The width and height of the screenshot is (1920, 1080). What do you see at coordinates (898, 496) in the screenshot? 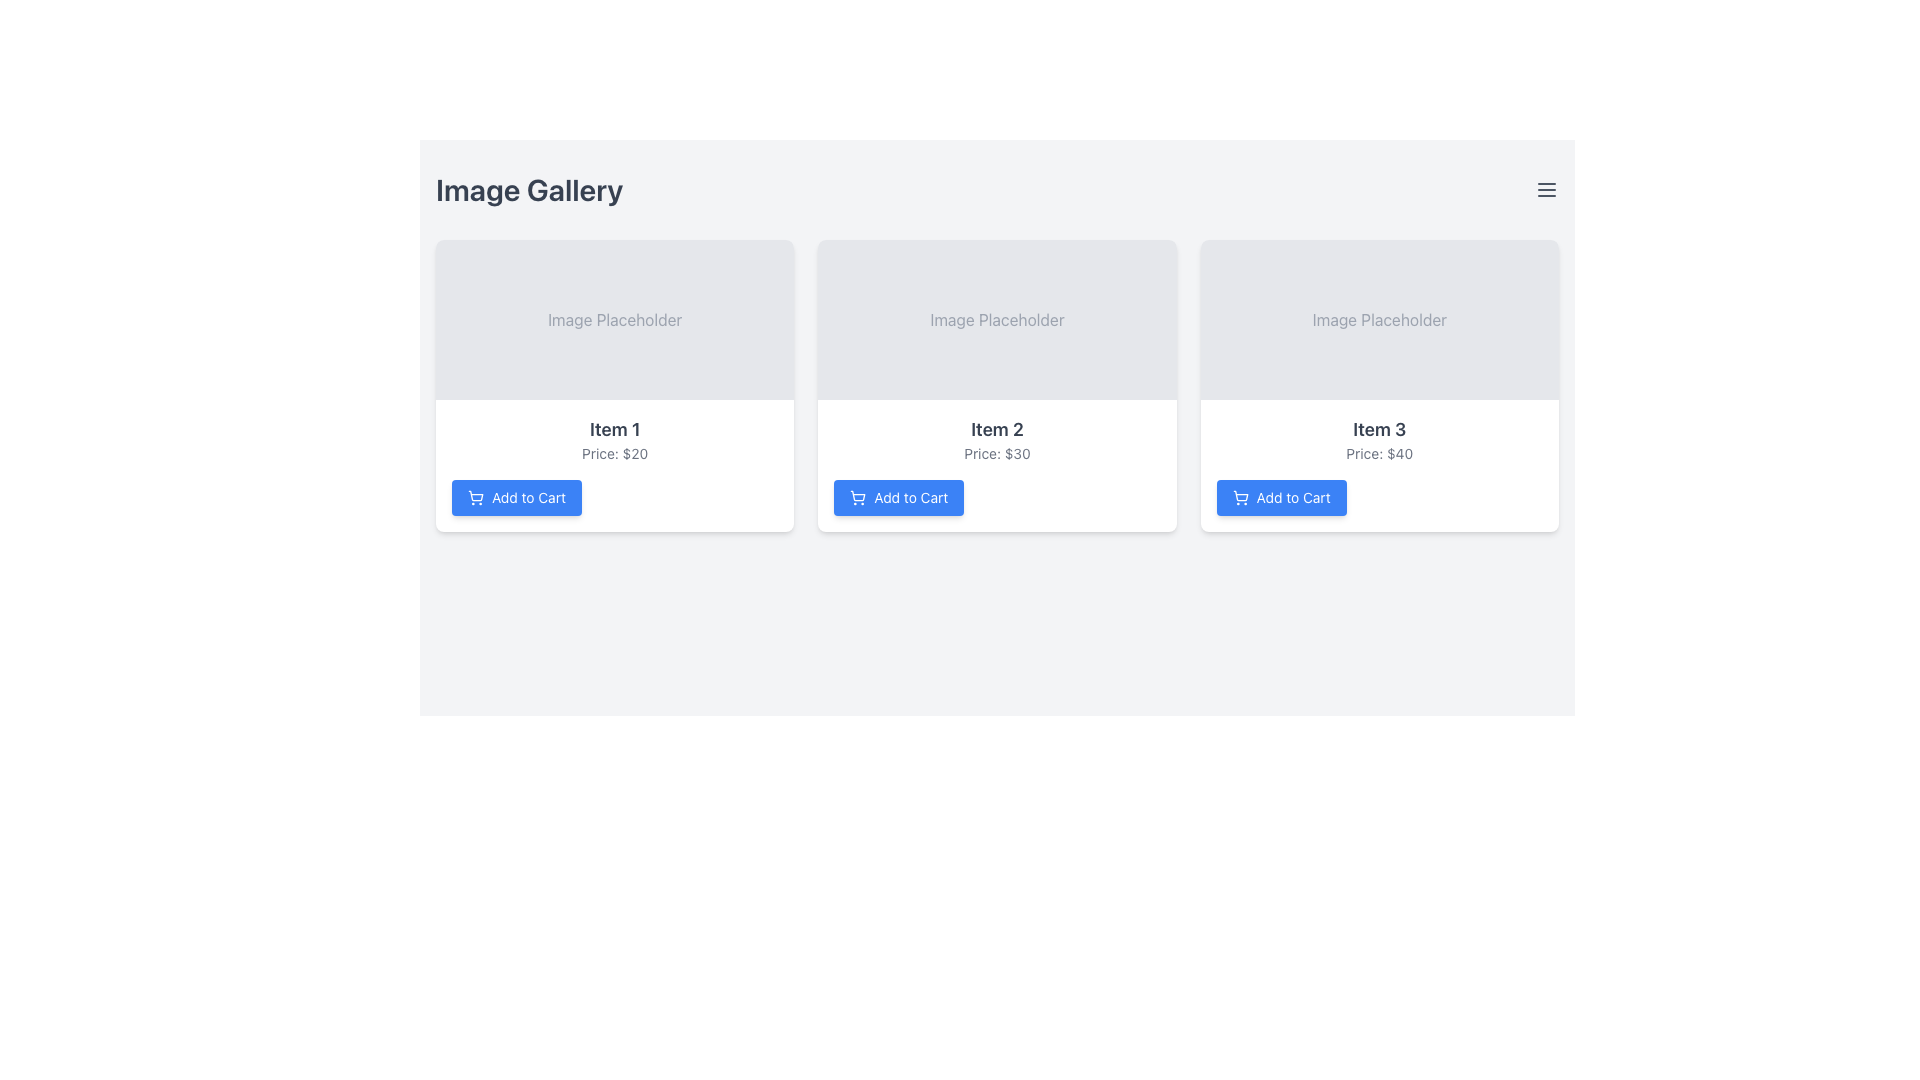
I see `the 'Add to Cart' button` at bounding box center [898, 496].